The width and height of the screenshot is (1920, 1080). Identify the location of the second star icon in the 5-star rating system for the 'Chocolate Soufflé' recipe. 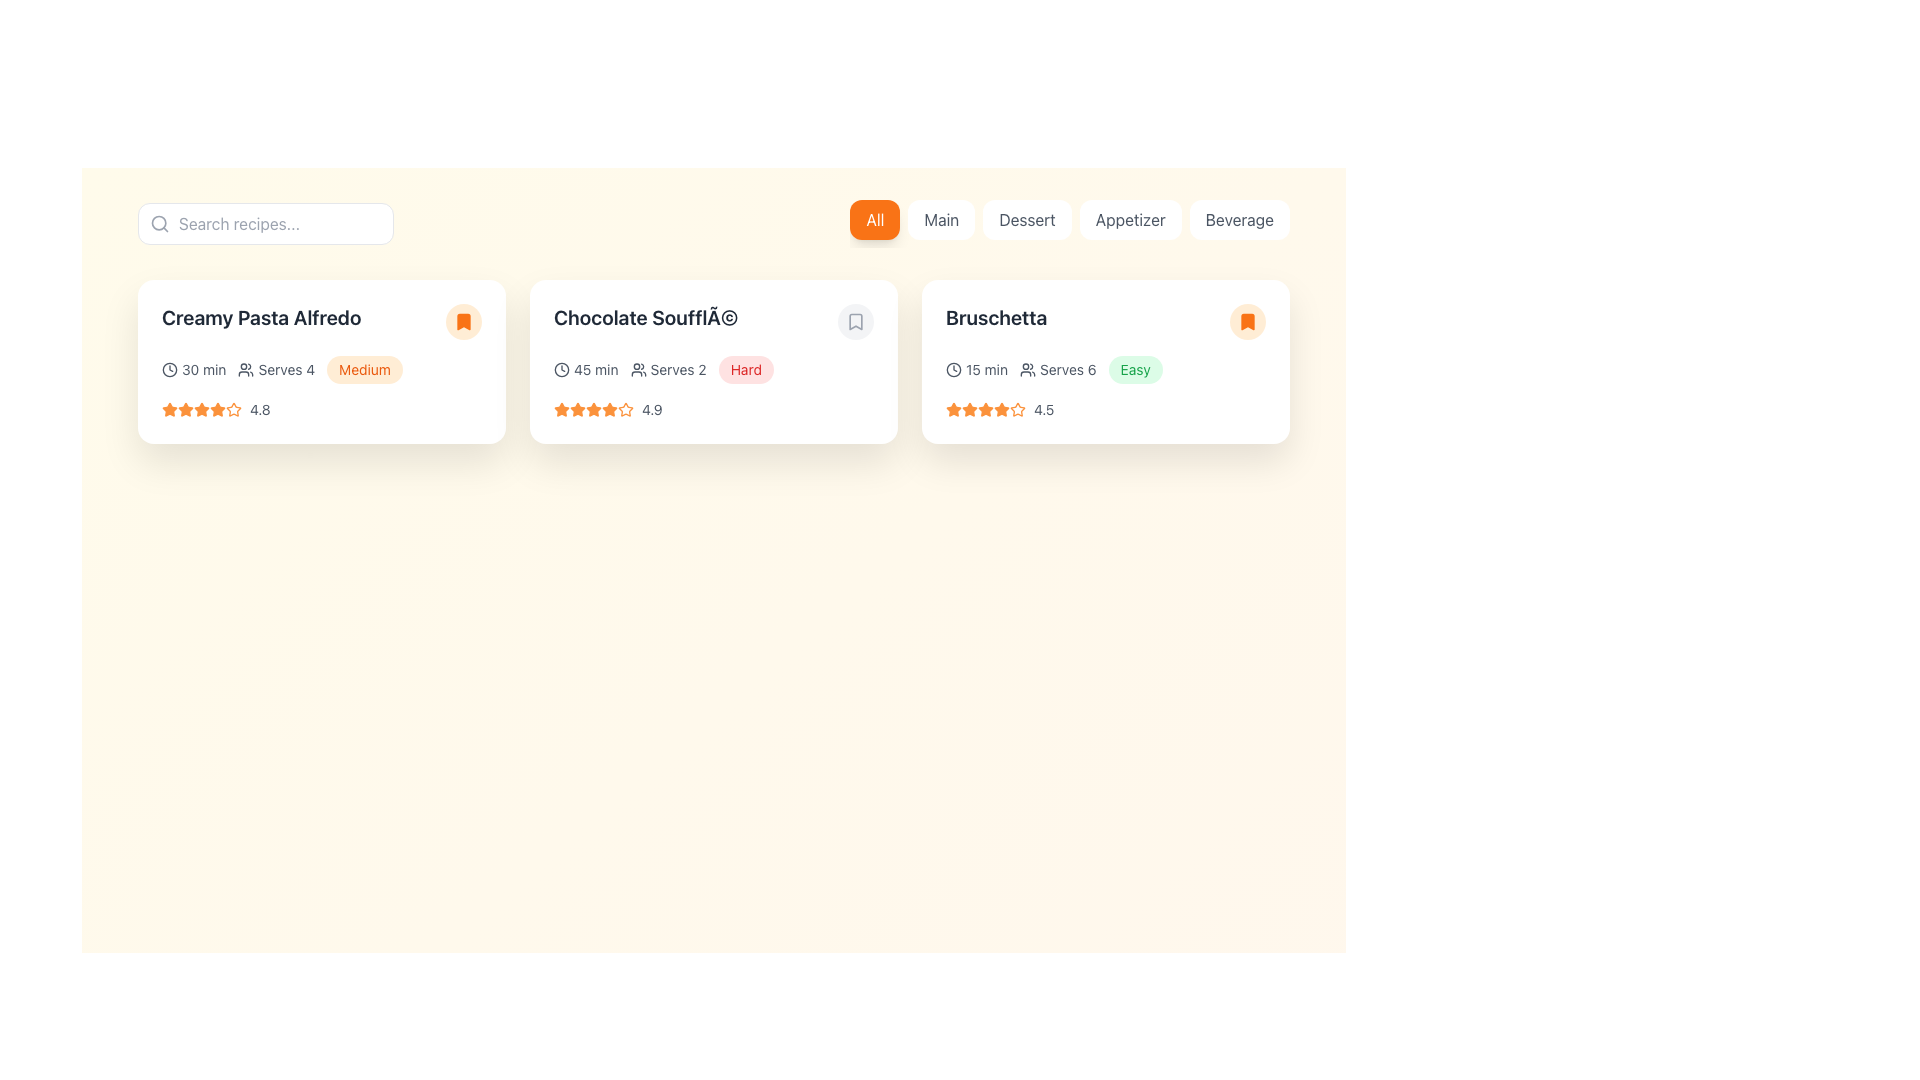
(608, 408).